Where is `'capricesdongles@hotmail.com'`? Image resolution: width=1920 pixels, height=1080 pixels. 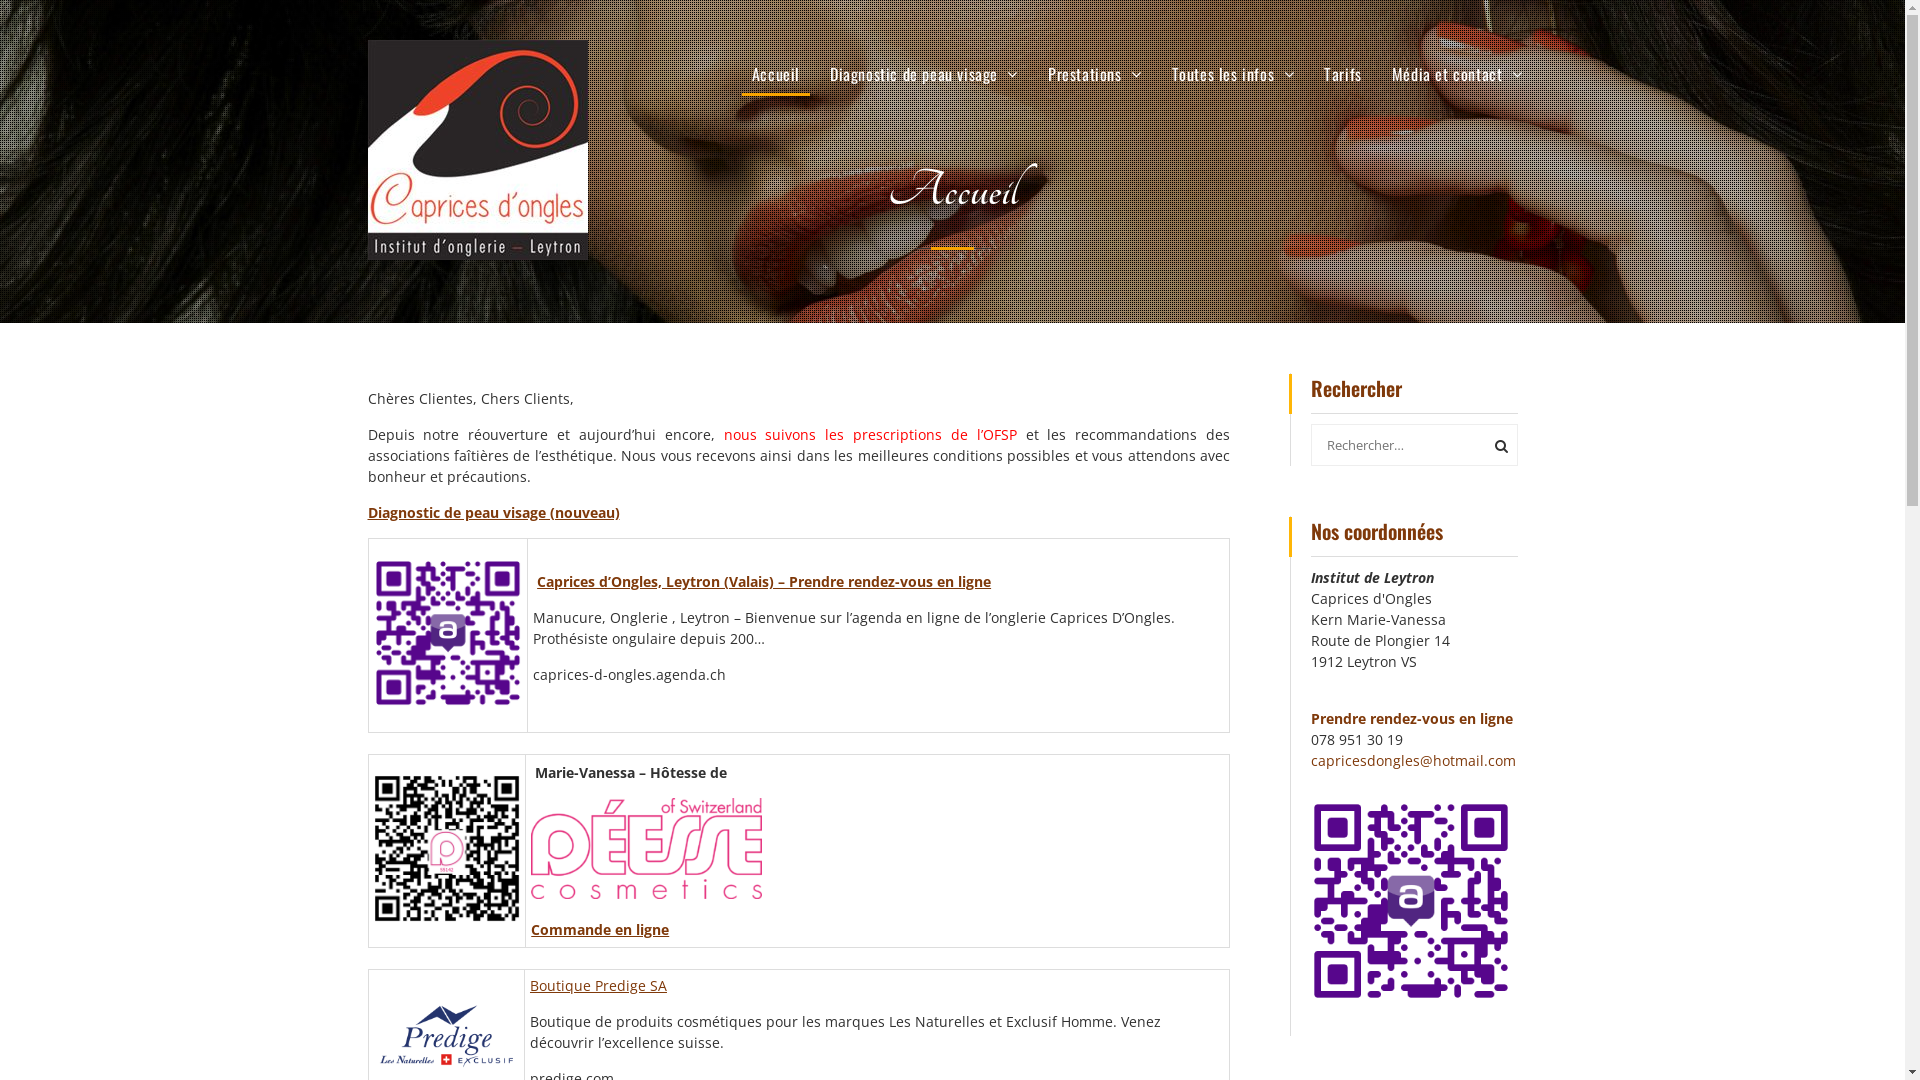 'capricesdongles@hotmail.com' is located at coordinates (1412, 759).